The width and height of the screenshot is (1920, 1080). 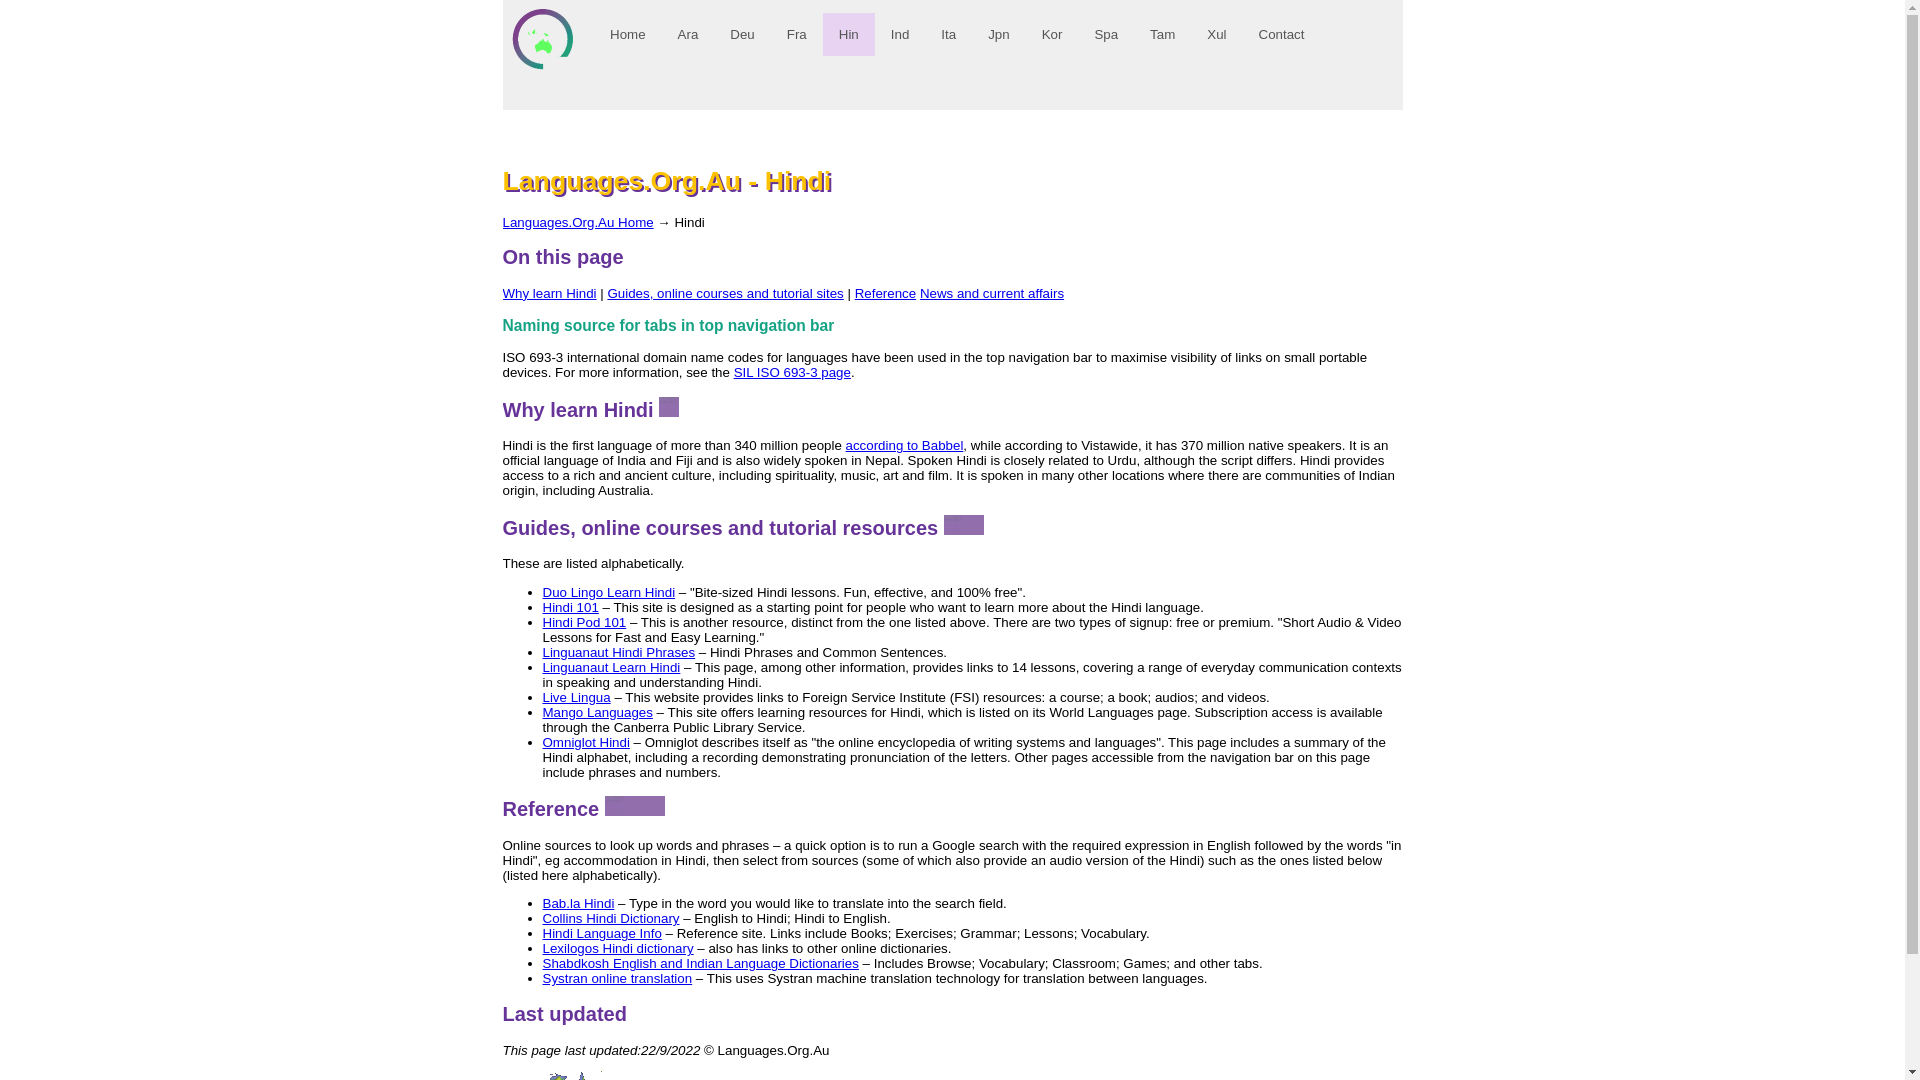 I want to click on 'Linguanaut Hindi Phrases', so click(x=617, y=652).